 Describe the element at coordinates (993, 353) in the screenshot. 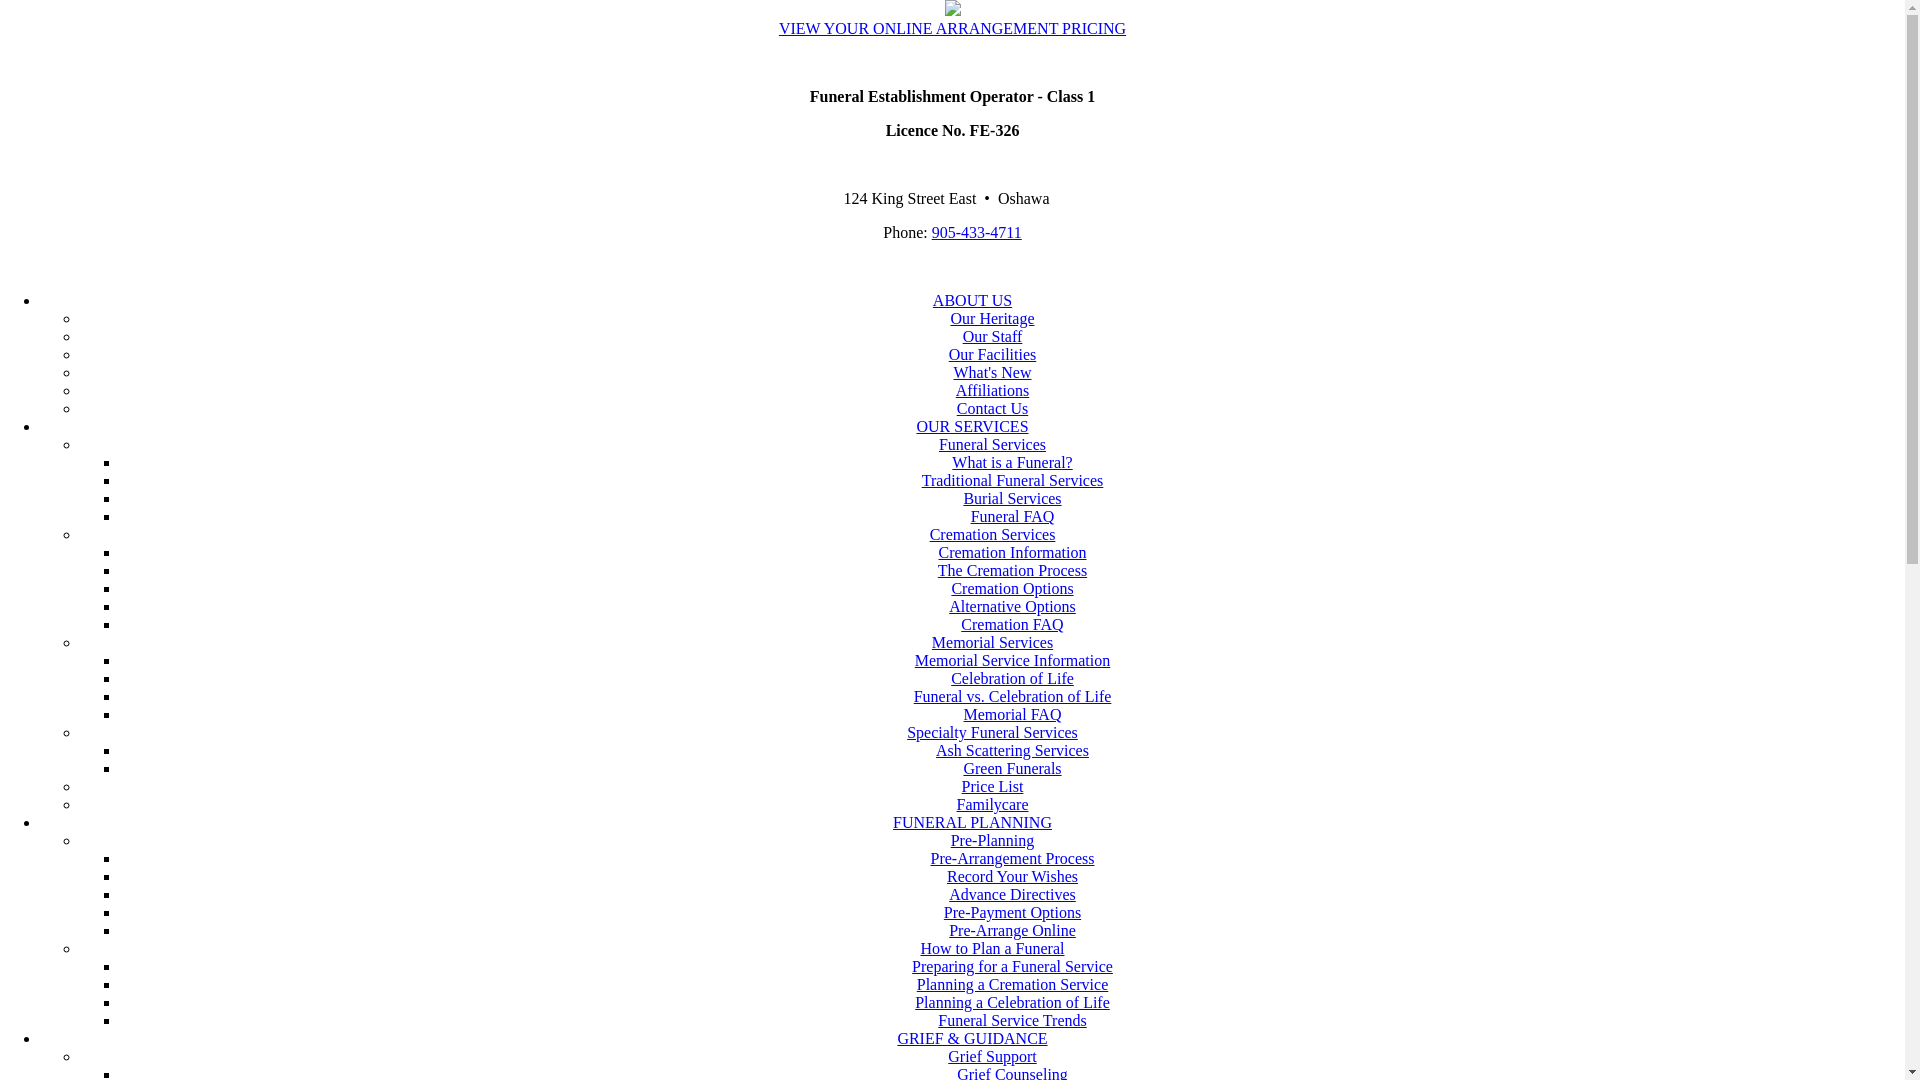

I see `'Our Facilities'` at that location.